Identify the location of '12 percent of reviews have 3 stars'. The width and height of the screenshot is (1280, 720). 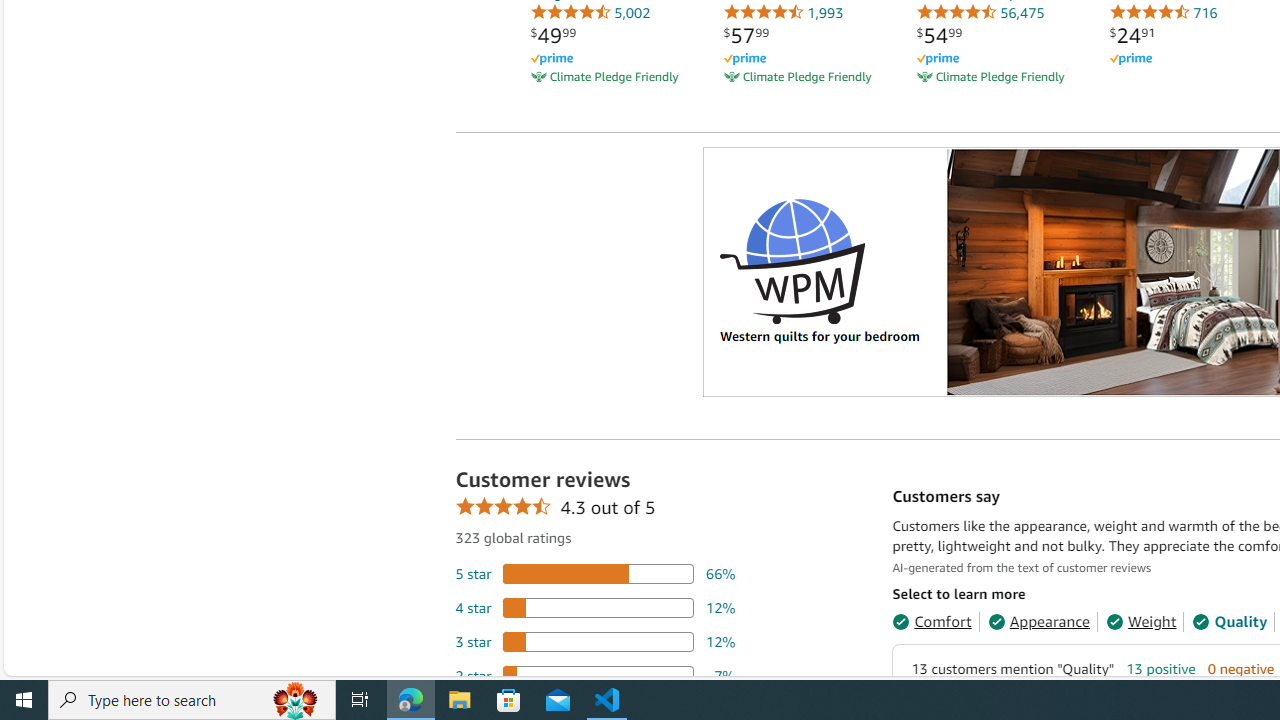
(594, 641).